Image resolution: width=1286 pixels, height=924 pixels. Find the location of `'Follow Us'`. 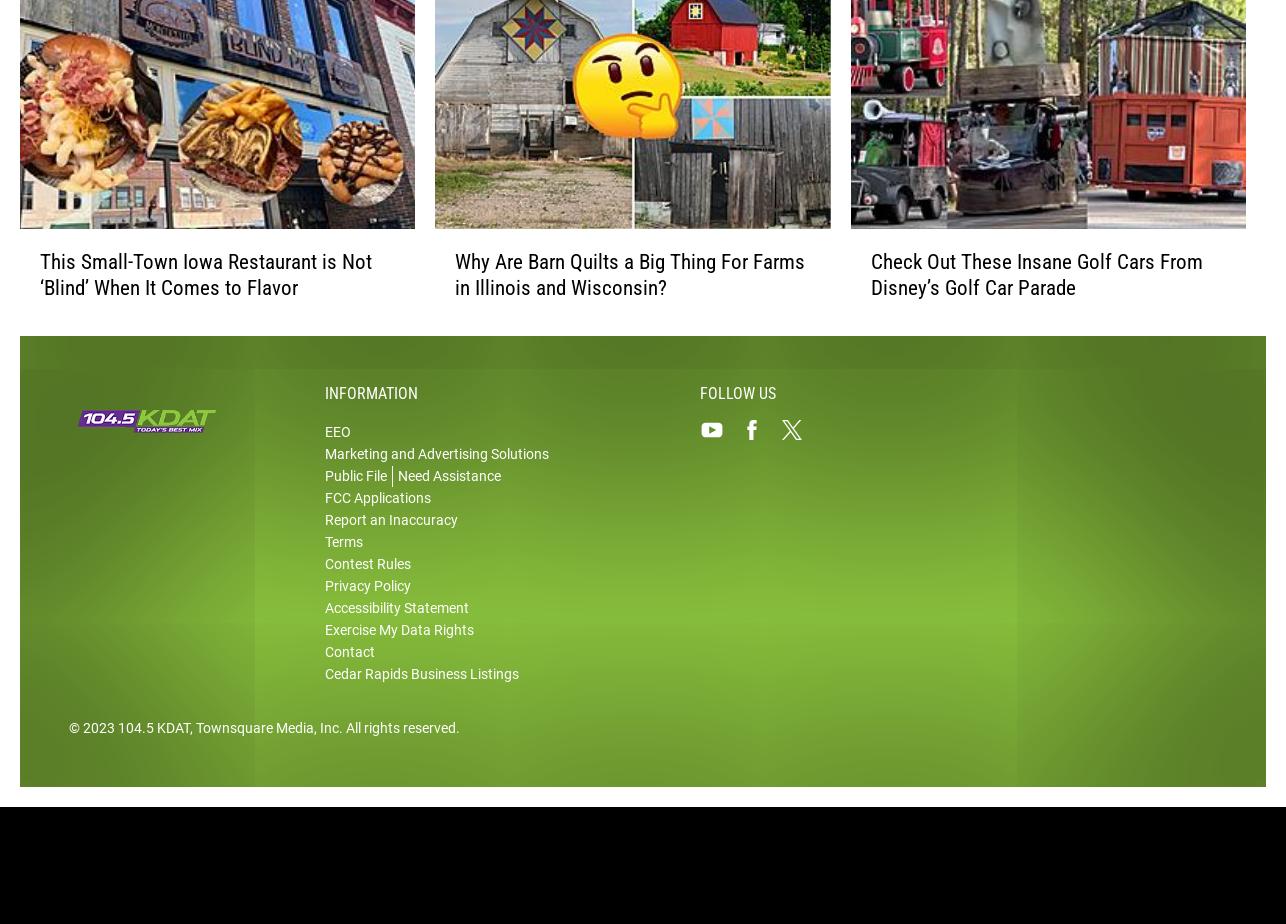

'Follow Us' is located at coordinates (738, 425).